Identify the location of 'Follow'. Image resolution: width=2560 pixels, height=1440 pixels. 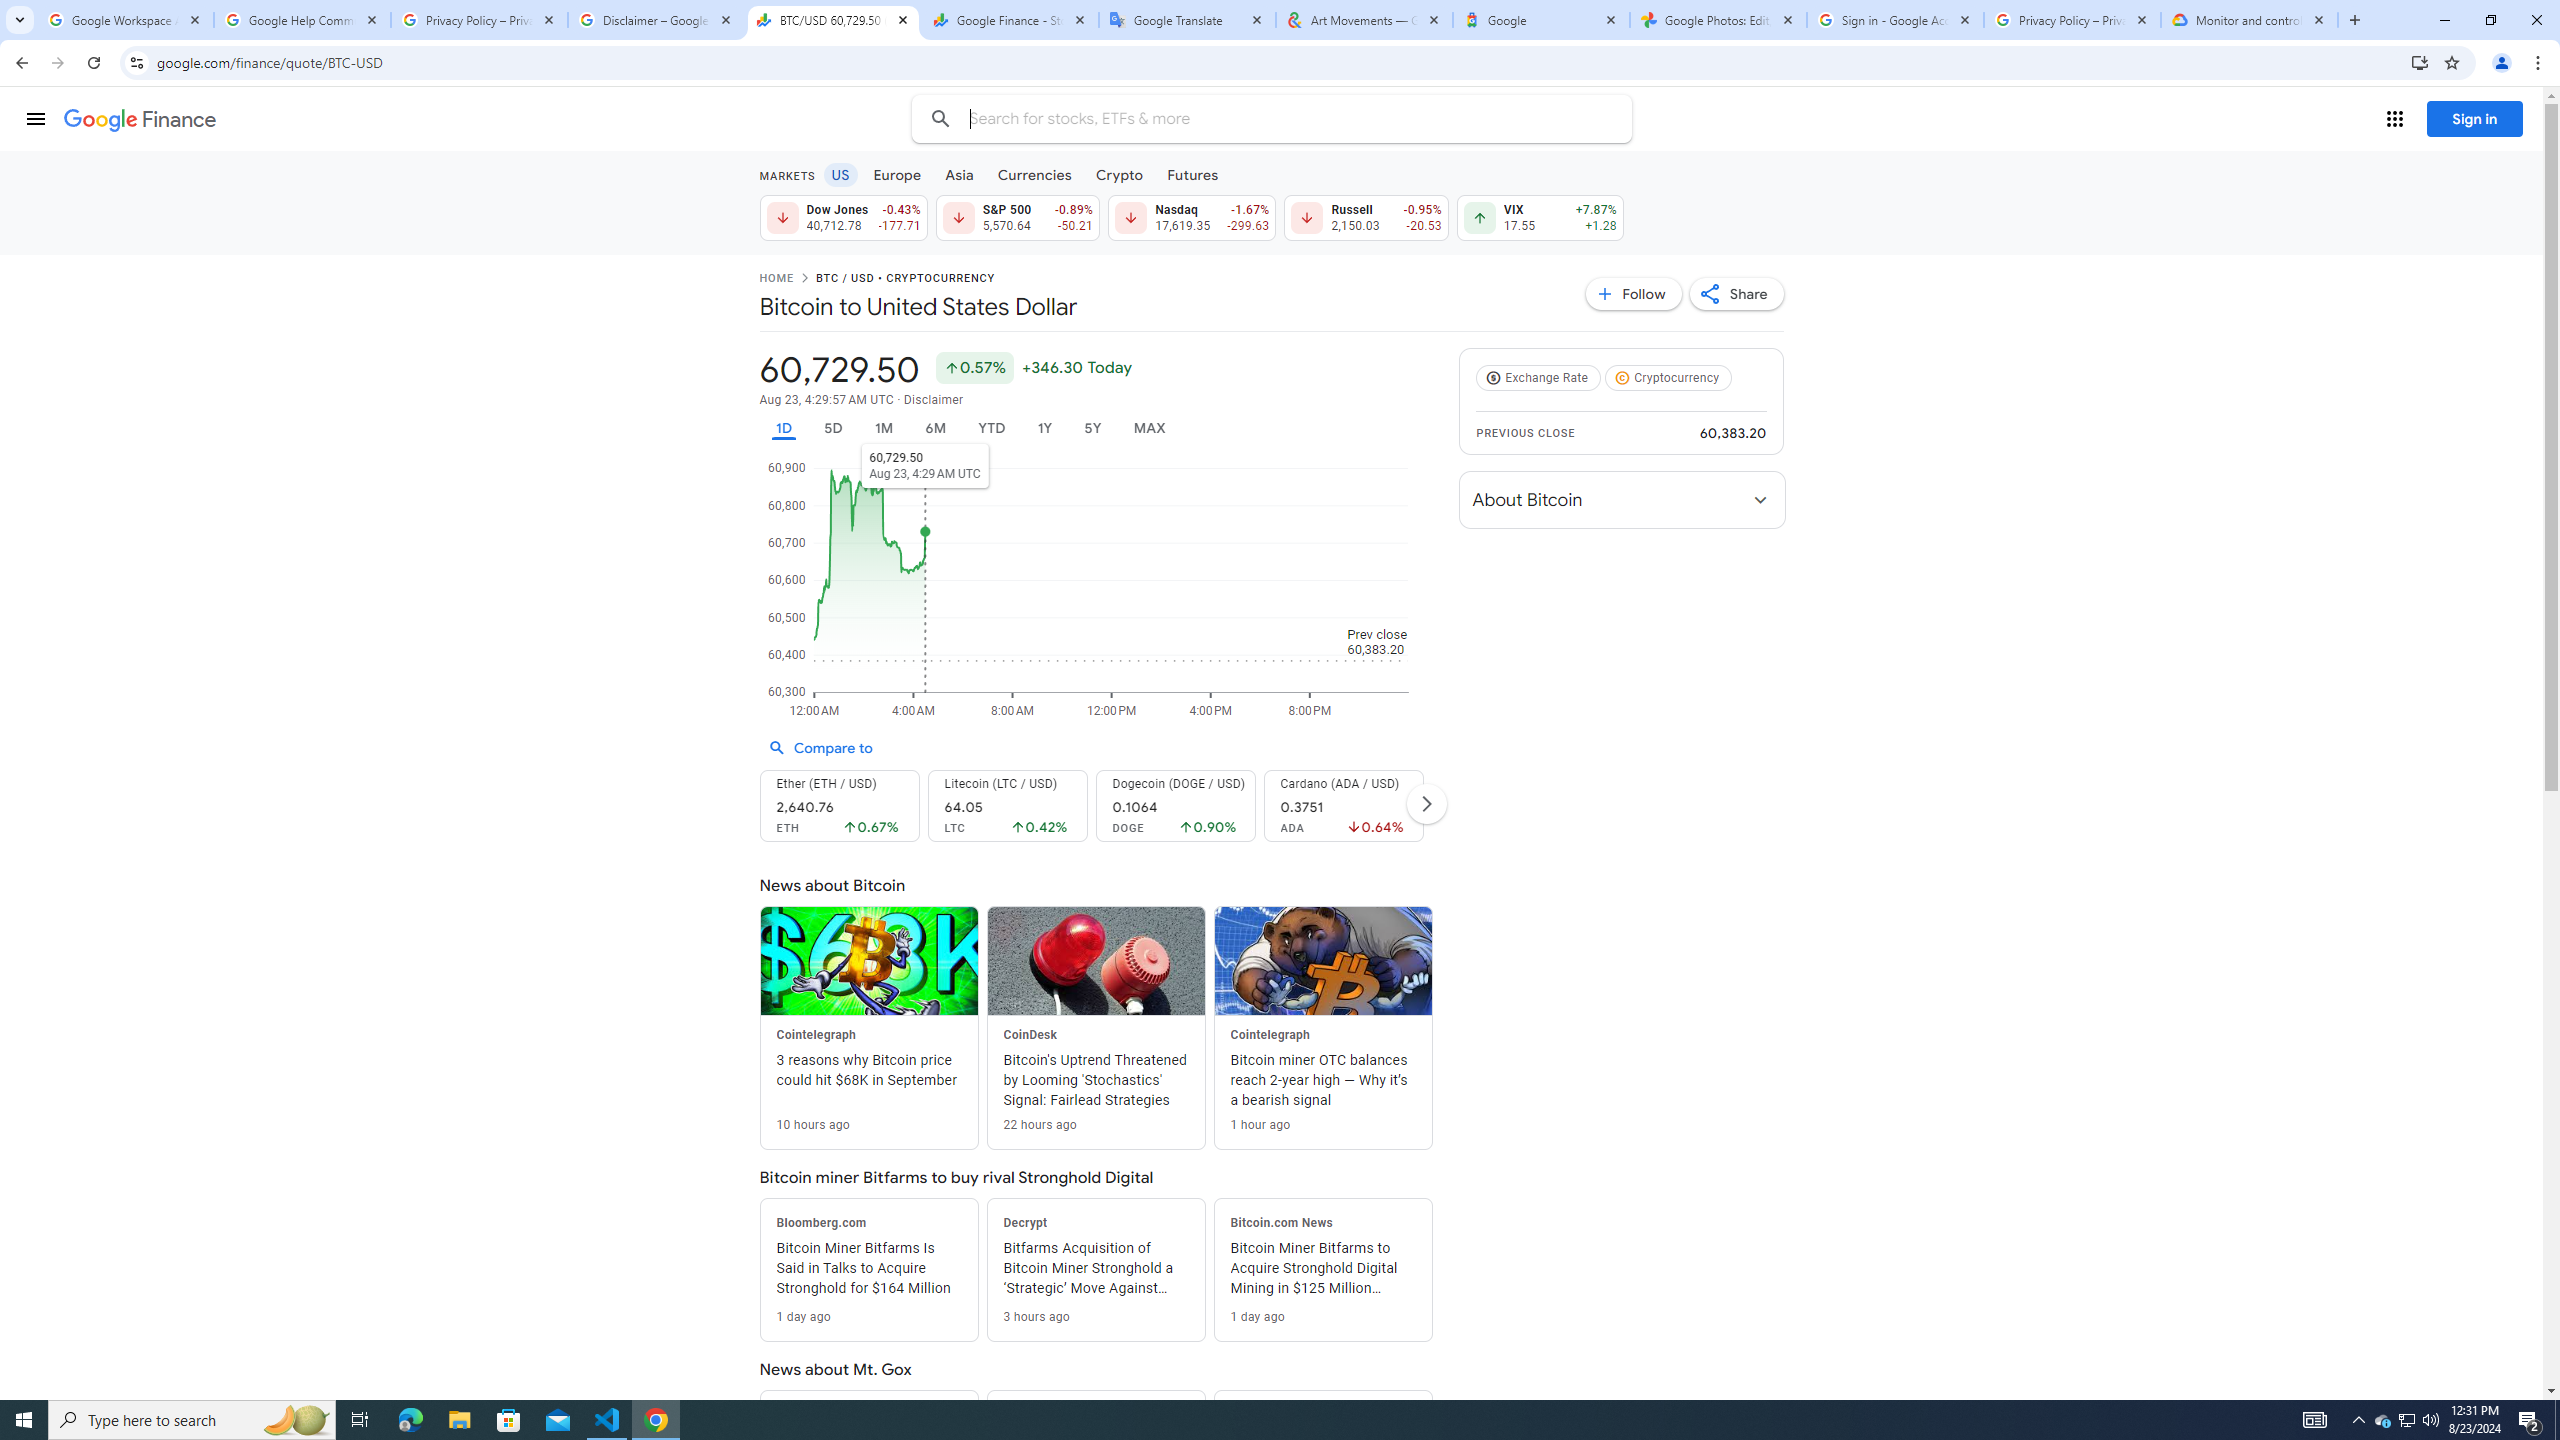
(1634, 292).